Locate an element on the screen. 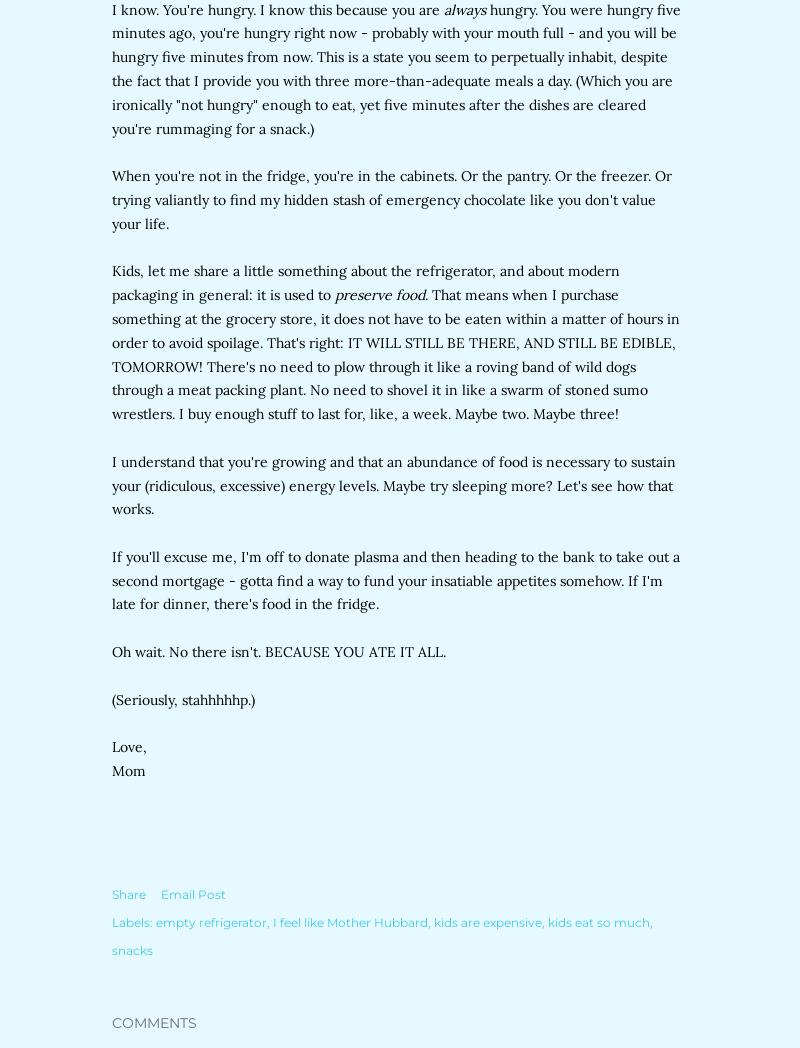 This screenshot has height=1048, width=800. 'I understand that you're growing and that an abundance of food is necessary to sustain your (ridiculous, excessive) energy levels. Maybe try sleeping more? Let's see how that works.' is located at coordinates (393, 485).